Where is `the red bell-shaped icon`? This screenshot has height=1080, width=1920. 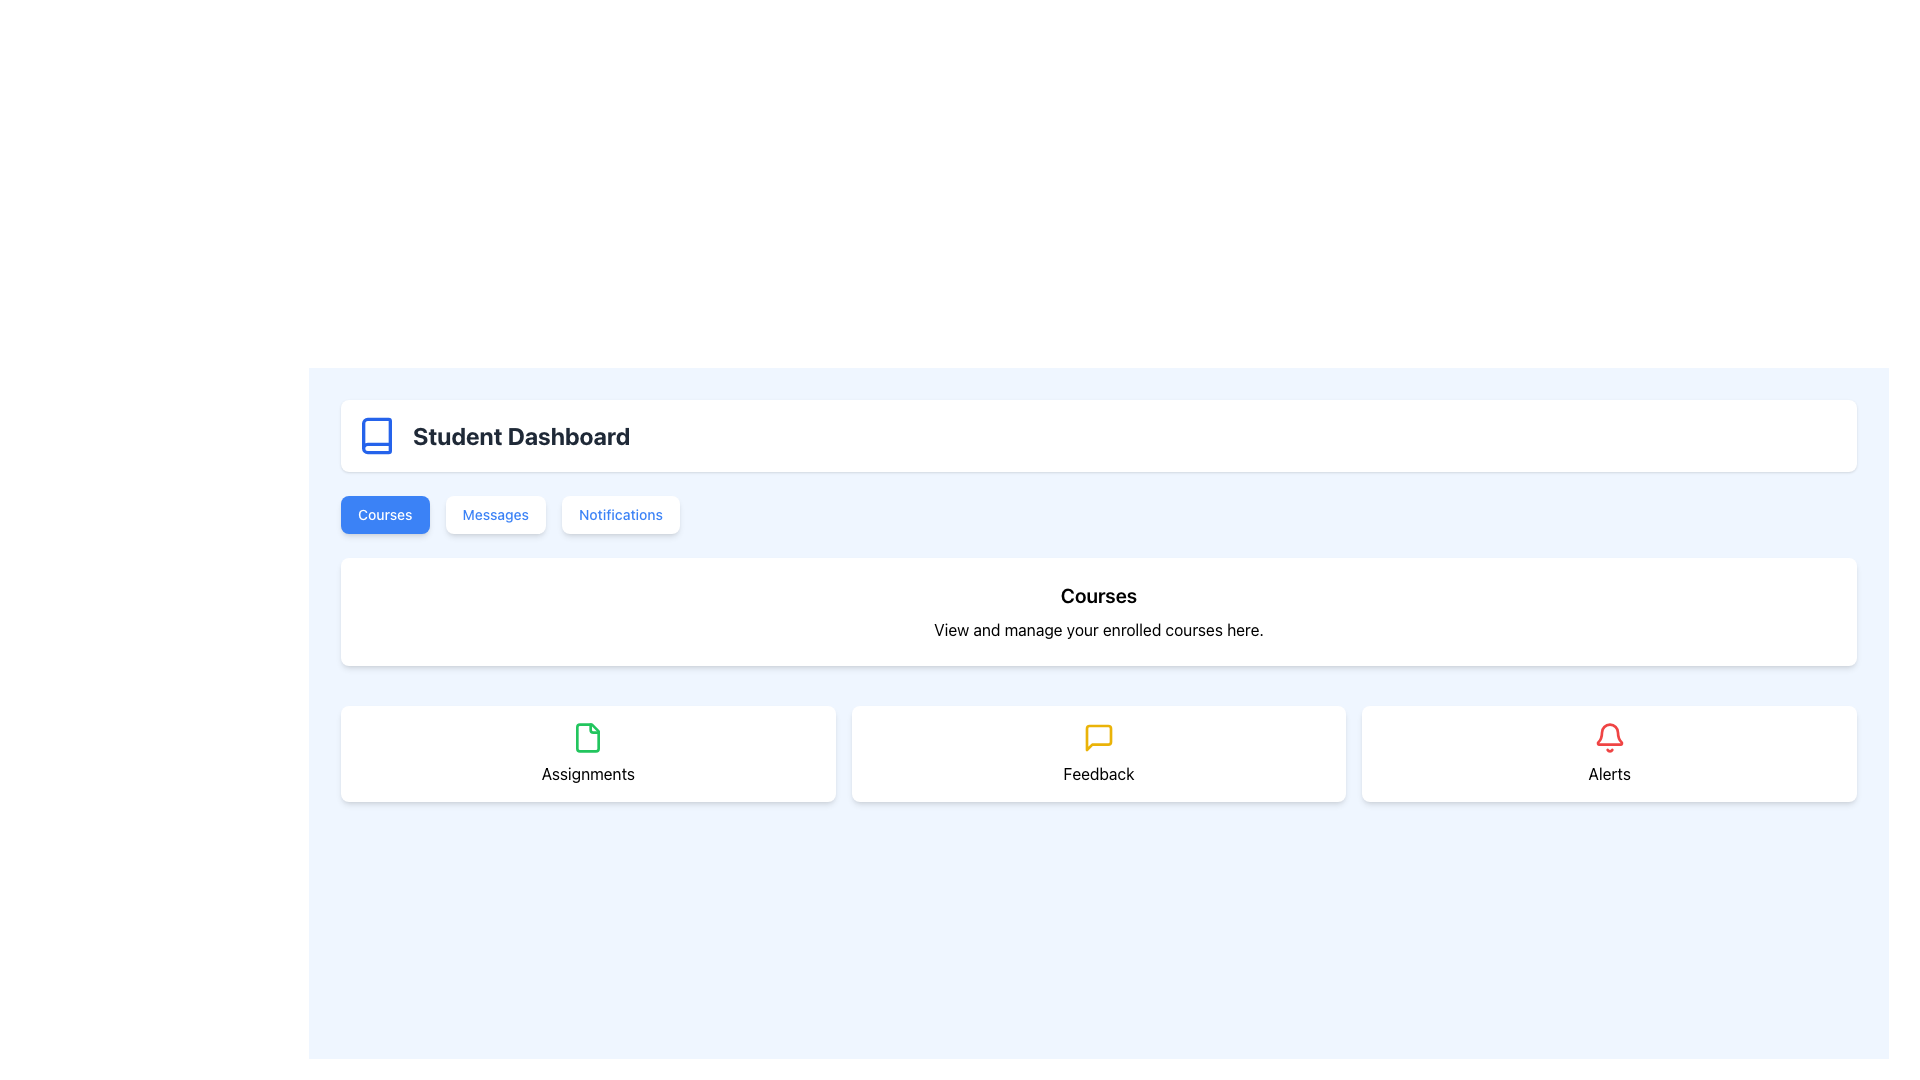 the red bell-shaped icon is located at coordinates (1609, 737).